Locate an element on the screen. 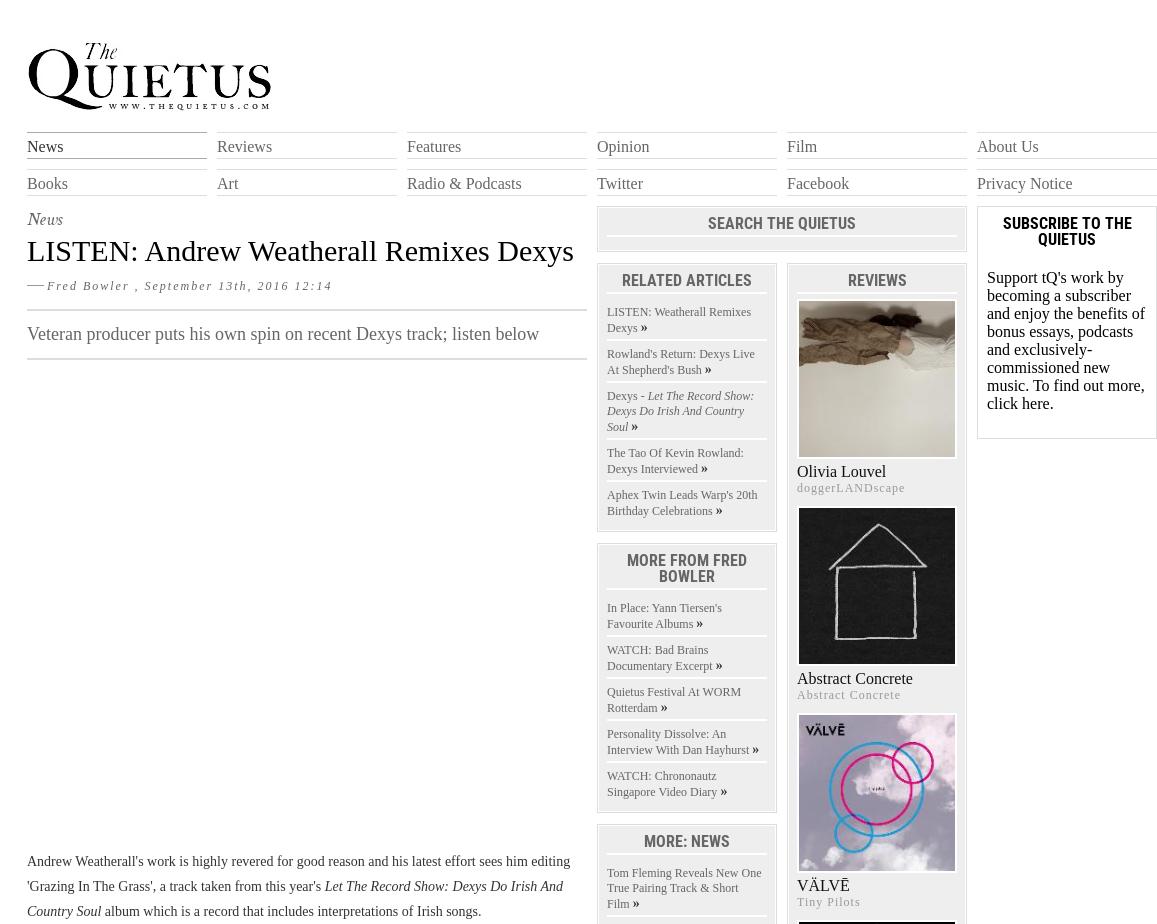  'album which is a record that includes interpretations of Irish songs.' is located at coordinates (101, 911).